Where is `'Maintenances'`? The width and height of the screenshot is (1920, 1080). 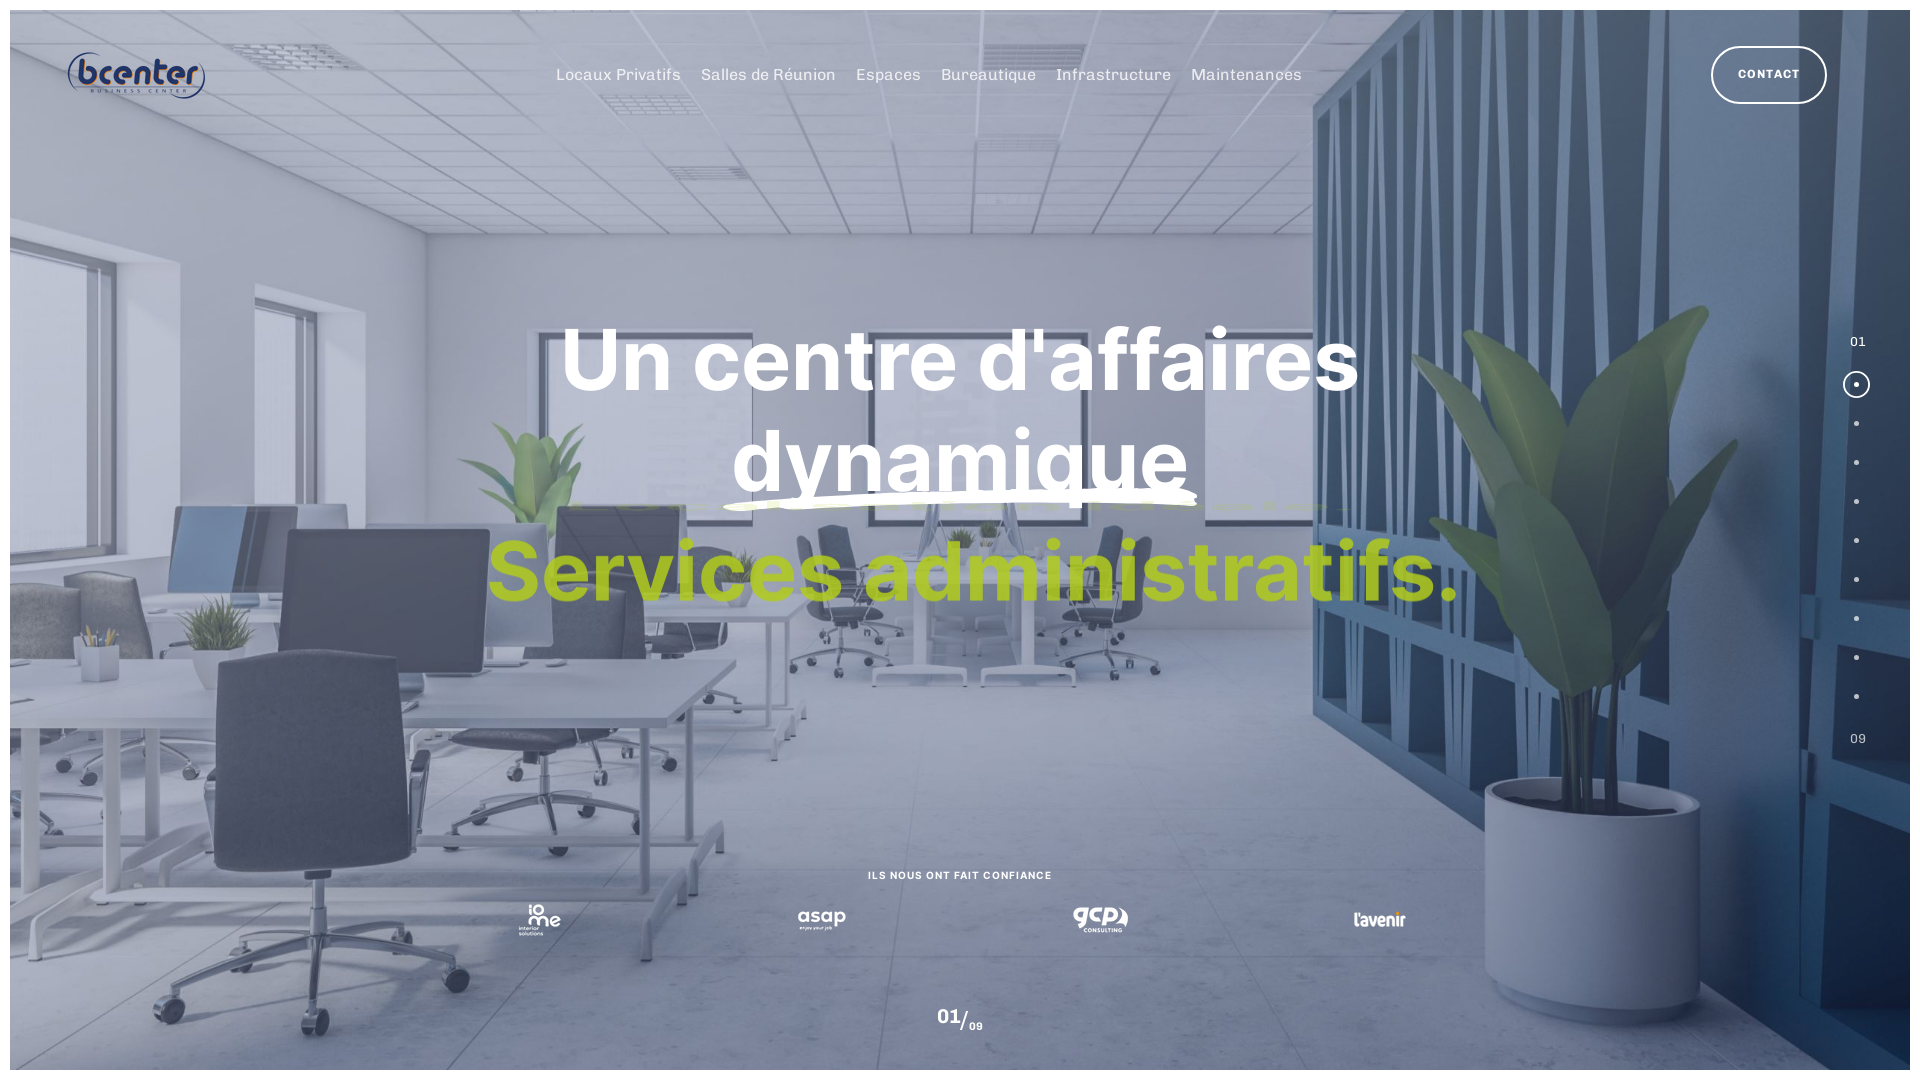 'Maintenances' is located at coordinates (1245, 73).